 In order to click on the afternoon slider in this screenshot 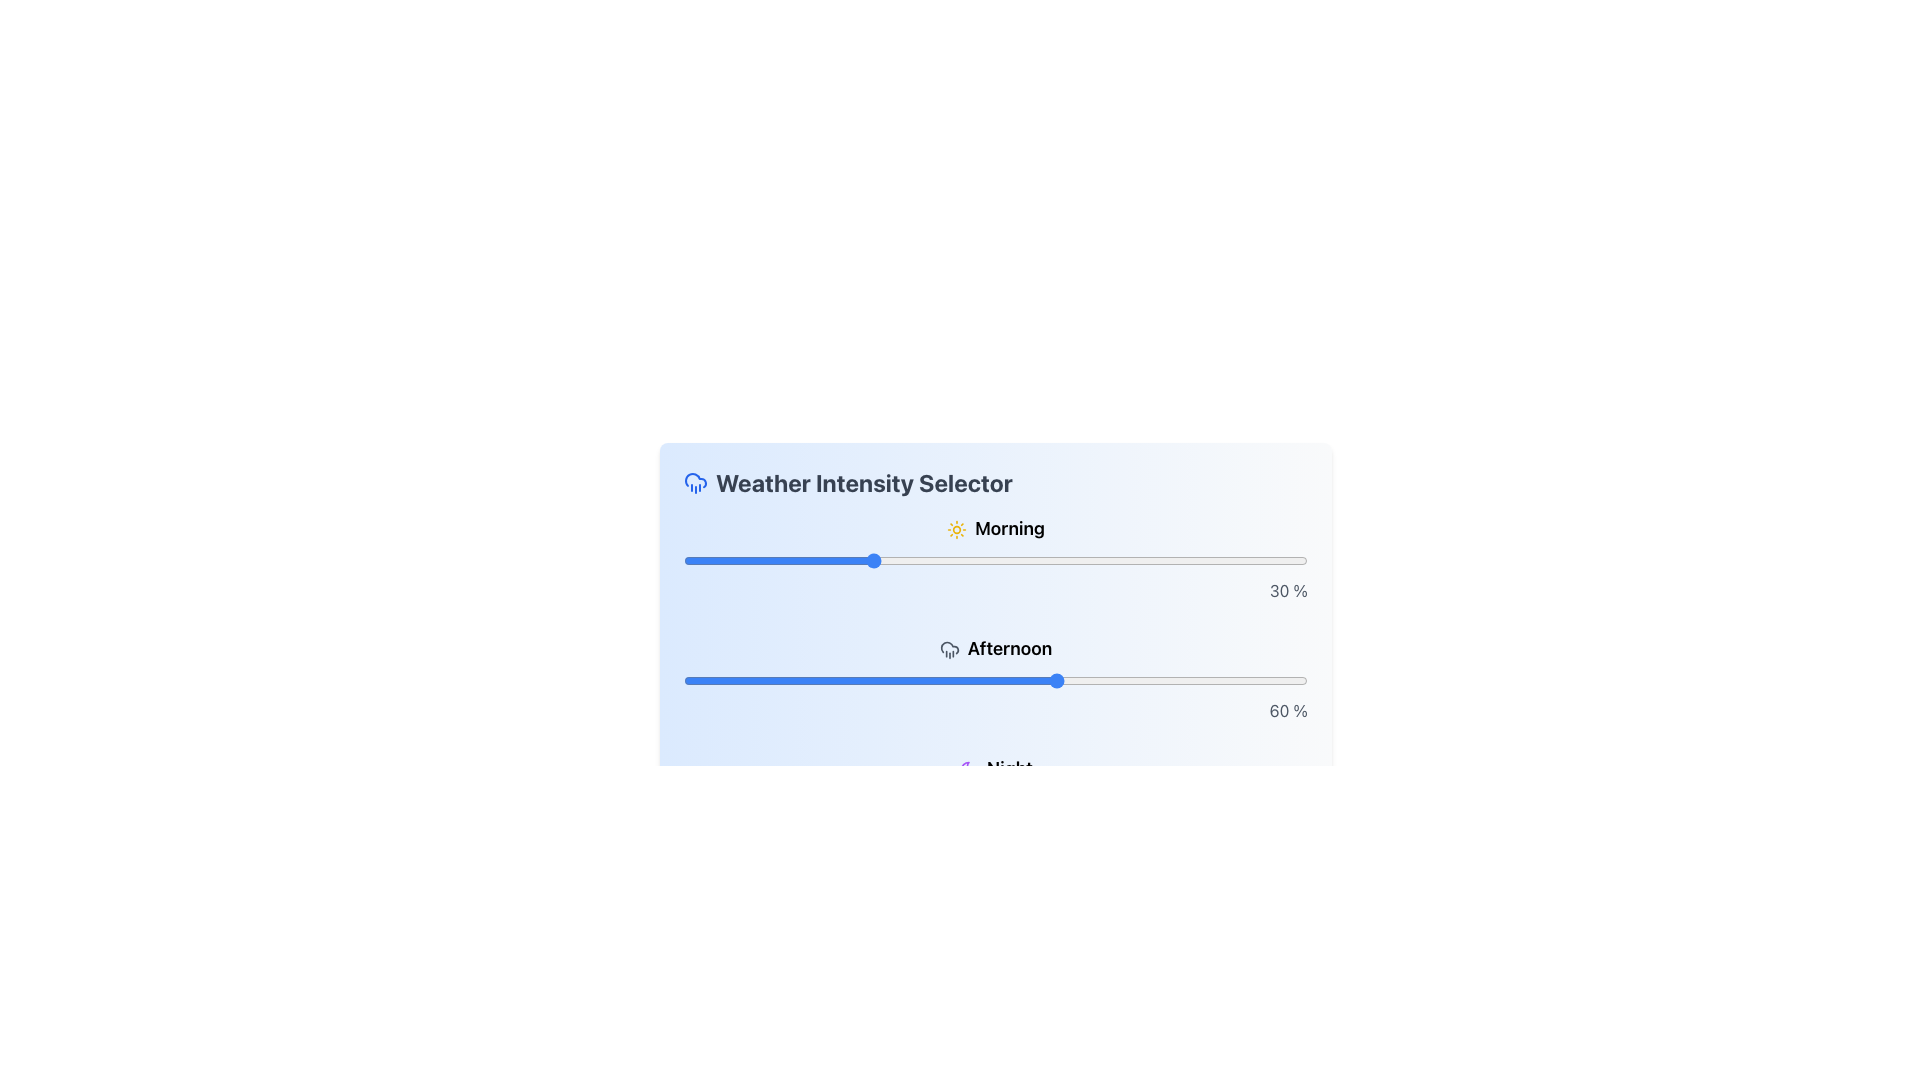, I will do `click(1133, 680)`.